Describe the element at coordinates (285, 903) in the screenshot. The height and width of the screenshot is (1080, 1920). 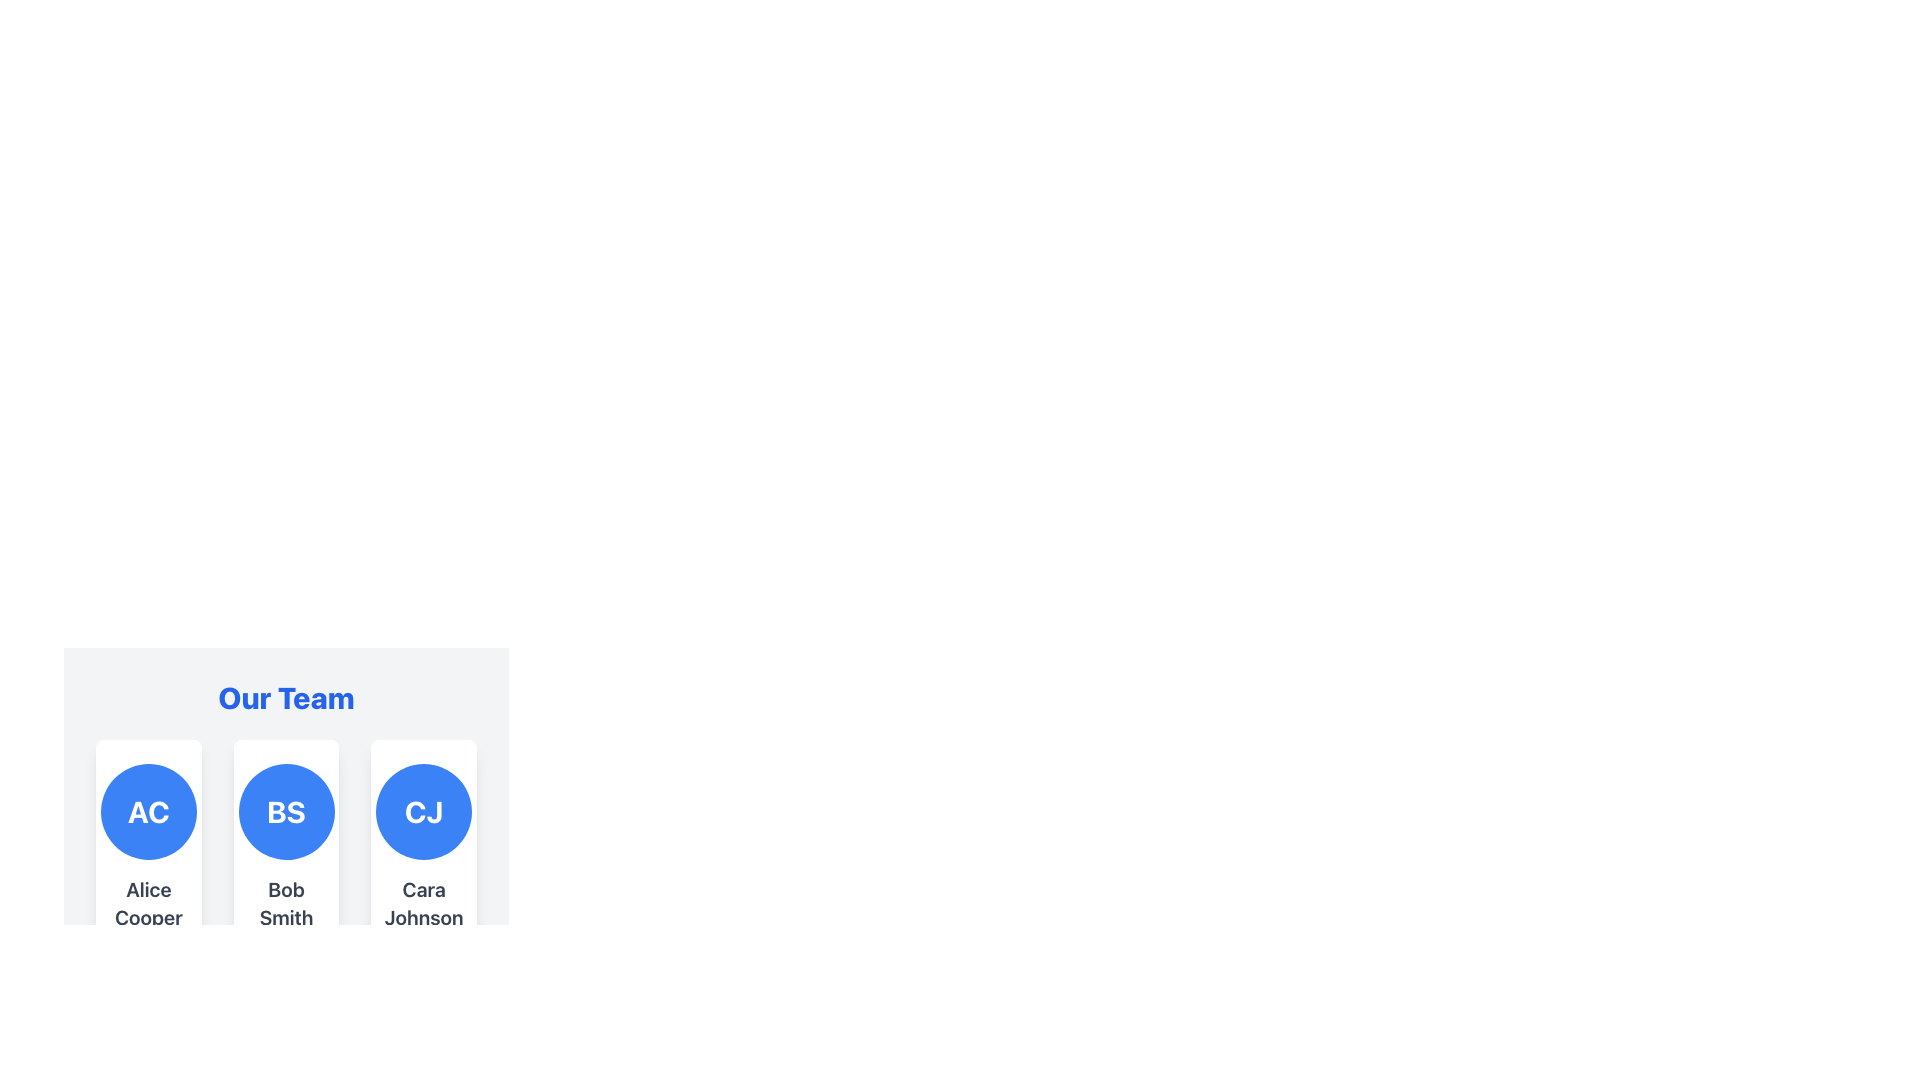
I see `text content of the Text Label that displays the name of the individual associated with the avatar in the team section` at that location.